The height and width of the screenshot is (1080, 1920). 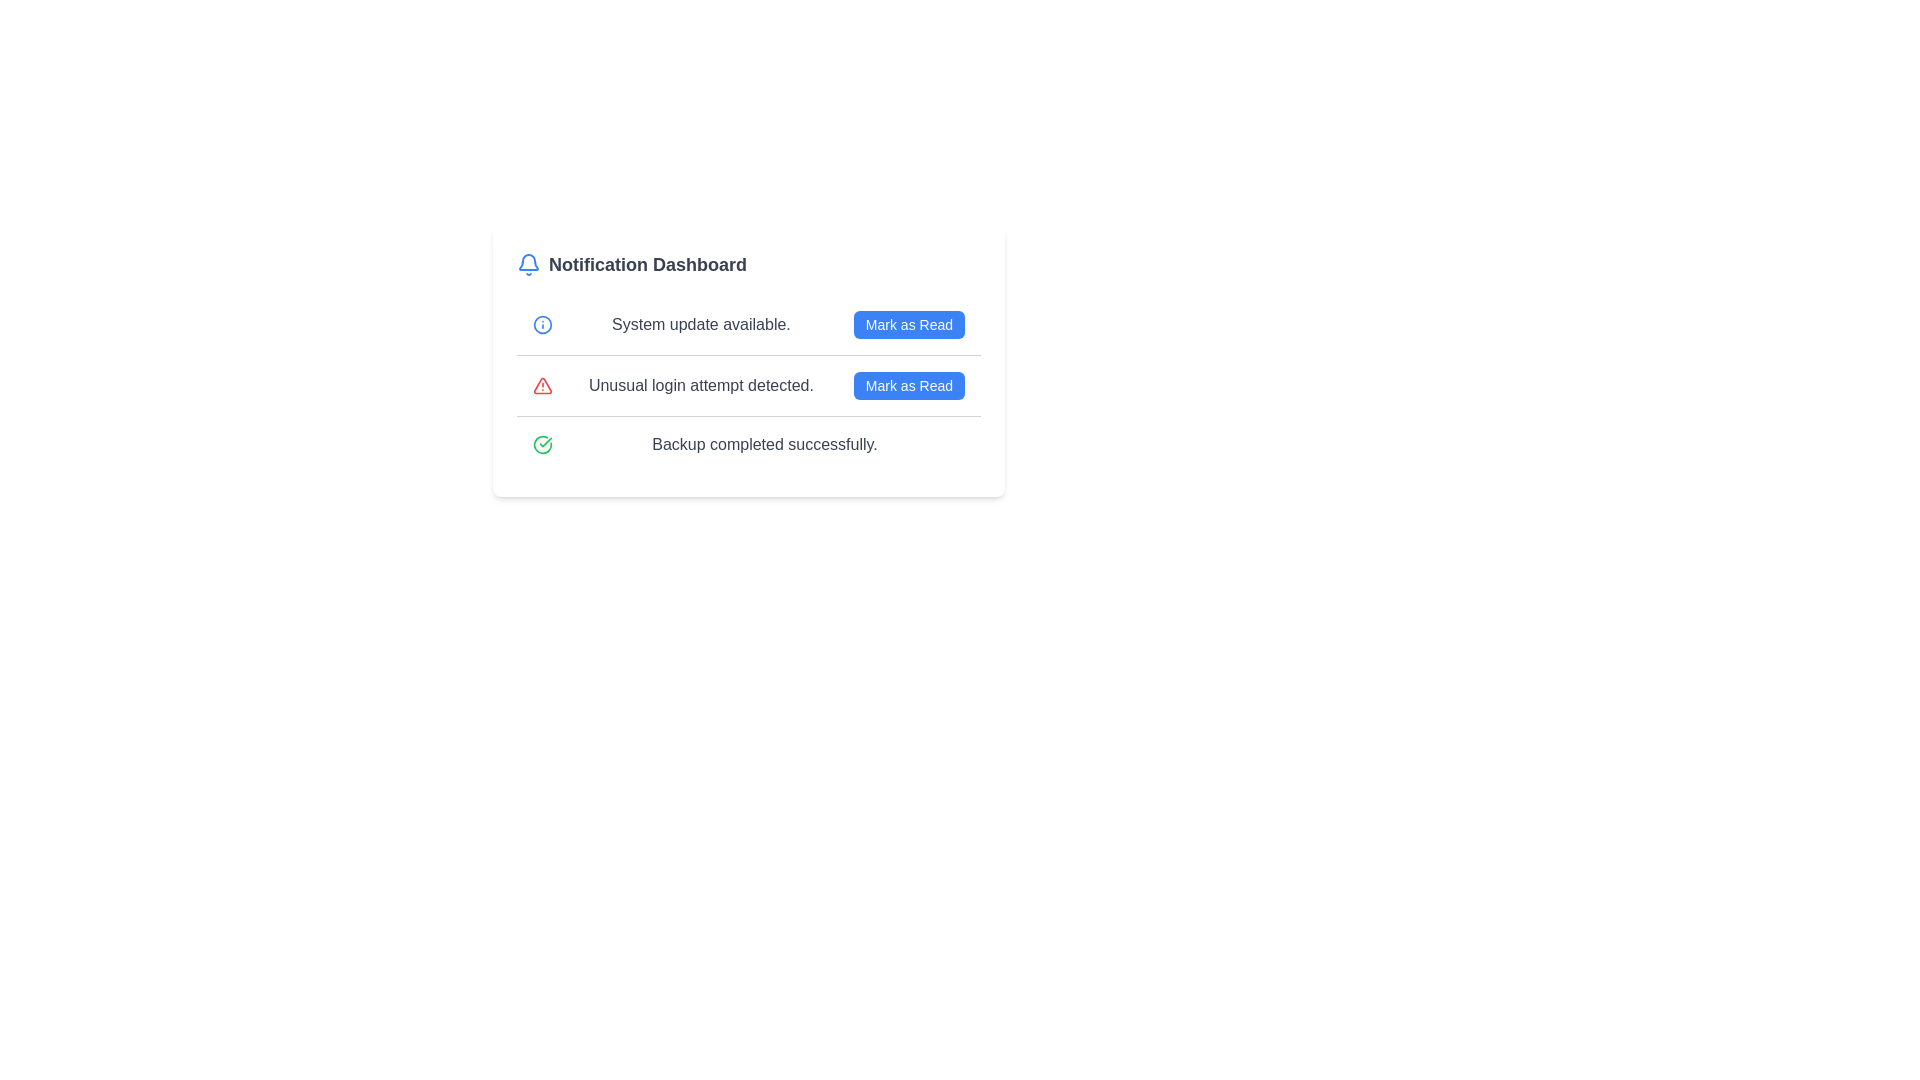 What do you see at coordinates (542, 323) in the screenshot?
I see `the information icon located to the left of the text 'System update available.'` at bounding box center [542, 323].